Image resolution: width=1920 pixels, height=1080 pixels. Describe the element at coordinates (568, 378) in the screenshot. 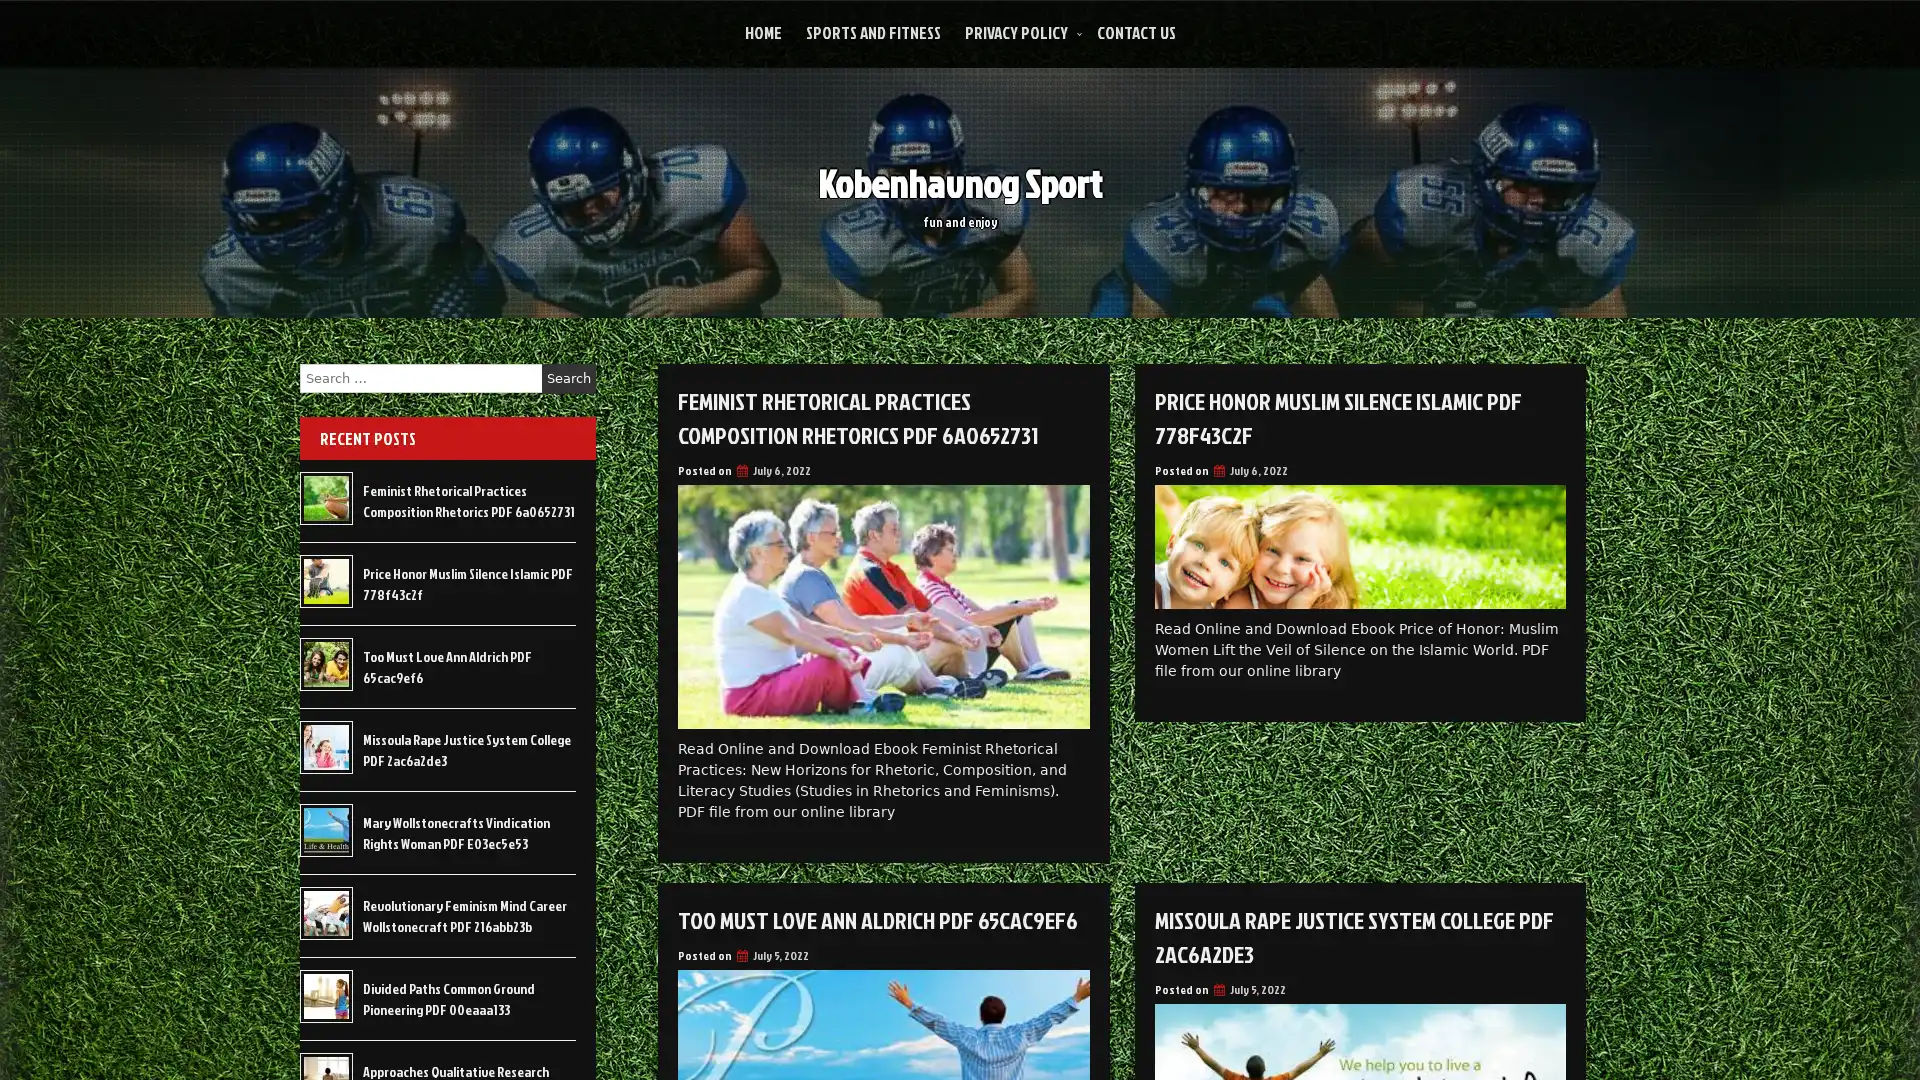

I see `Search` at that location.